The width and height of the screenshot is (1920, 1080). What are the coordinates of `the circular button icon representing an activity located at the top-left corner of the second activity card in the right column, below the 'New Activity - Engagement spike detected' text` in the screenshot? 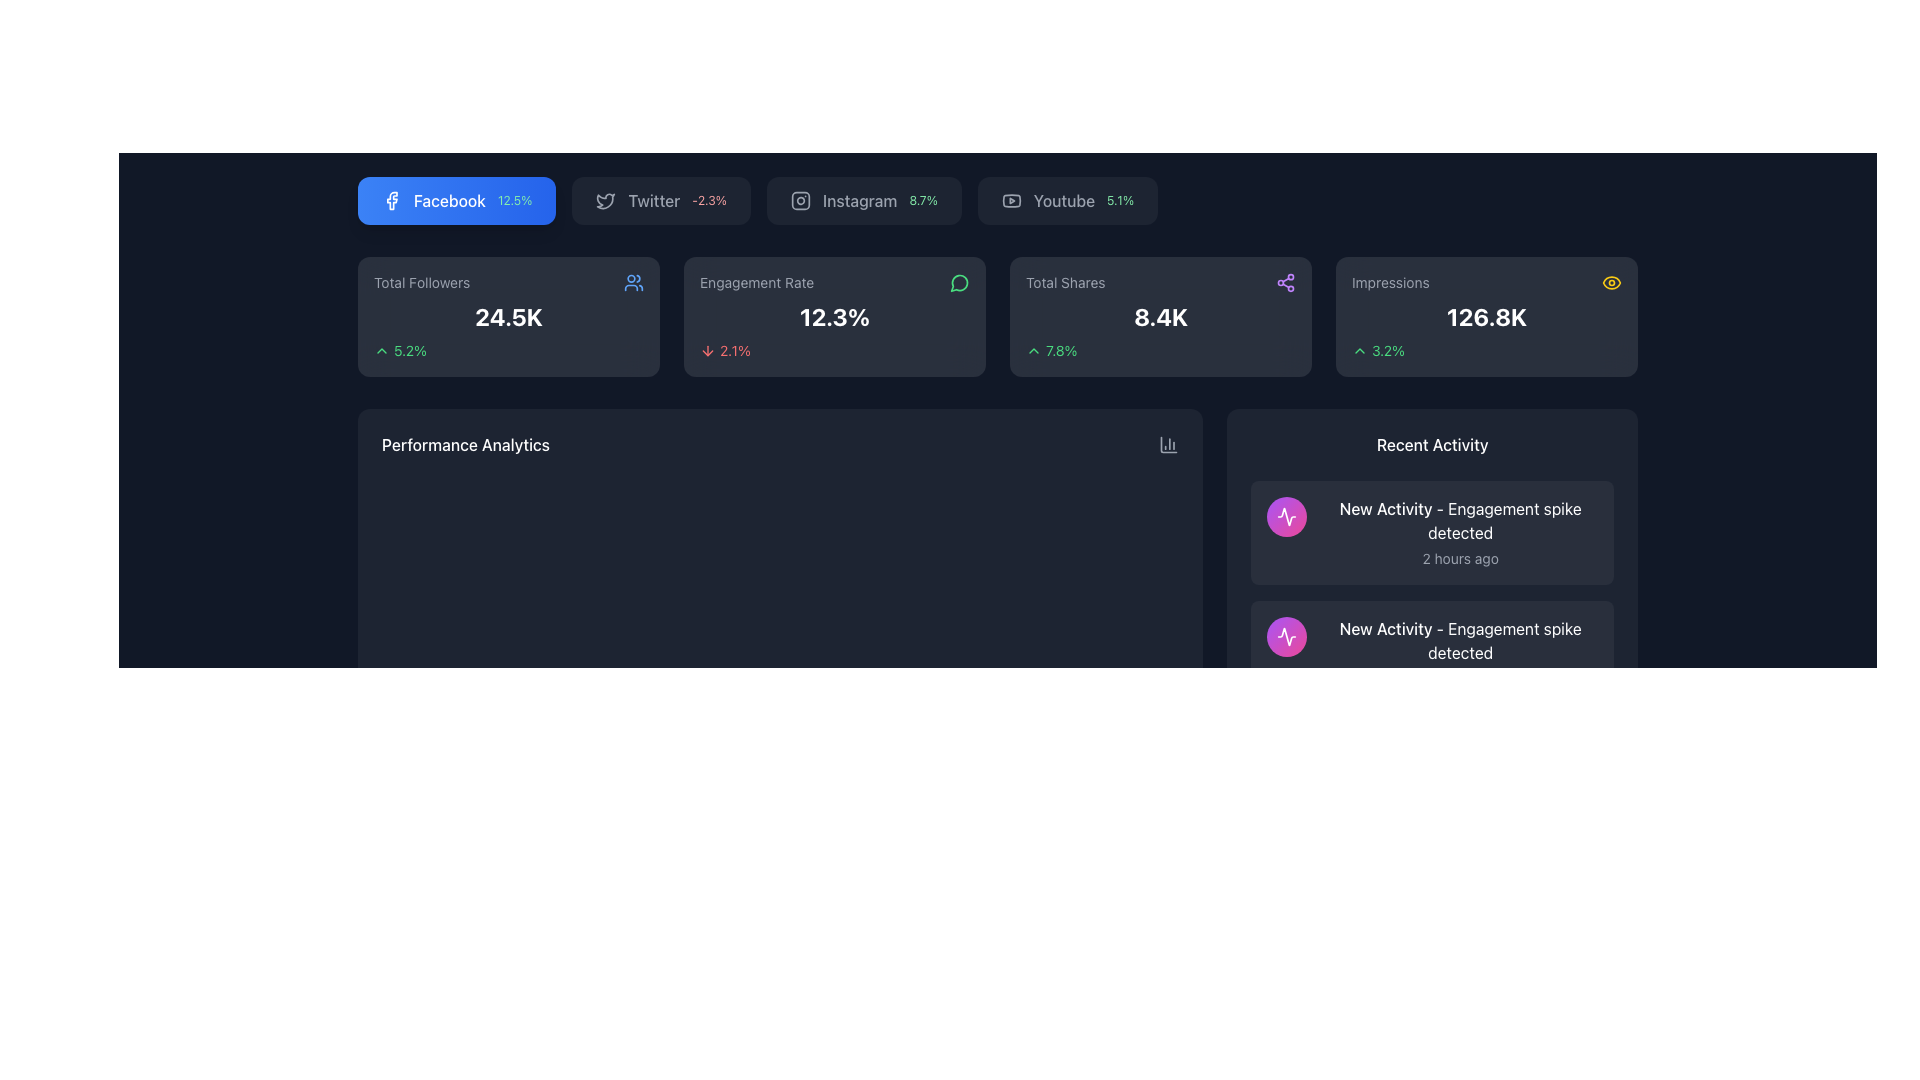 It's located at (1287, 636).